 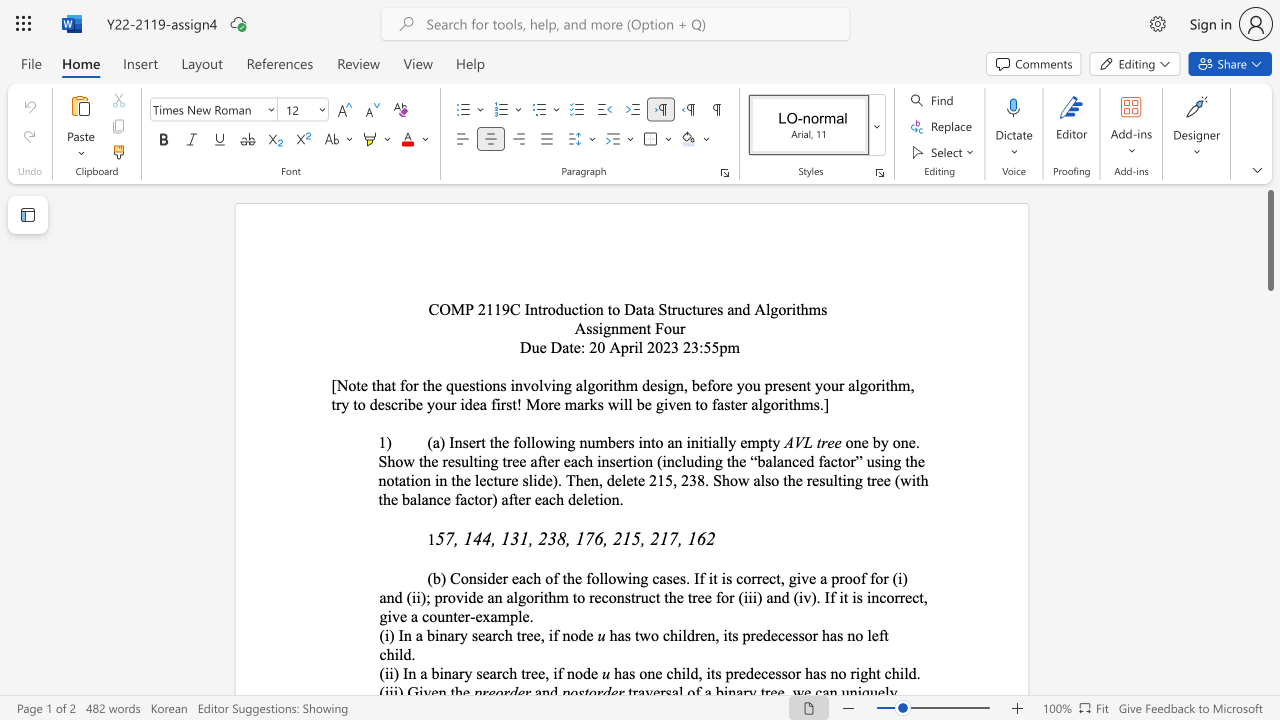 What do you see at coordinates (1269, 470) in the screenshot?
I see `the scrollbar to move the page down` at bounding box center [1269, 470].